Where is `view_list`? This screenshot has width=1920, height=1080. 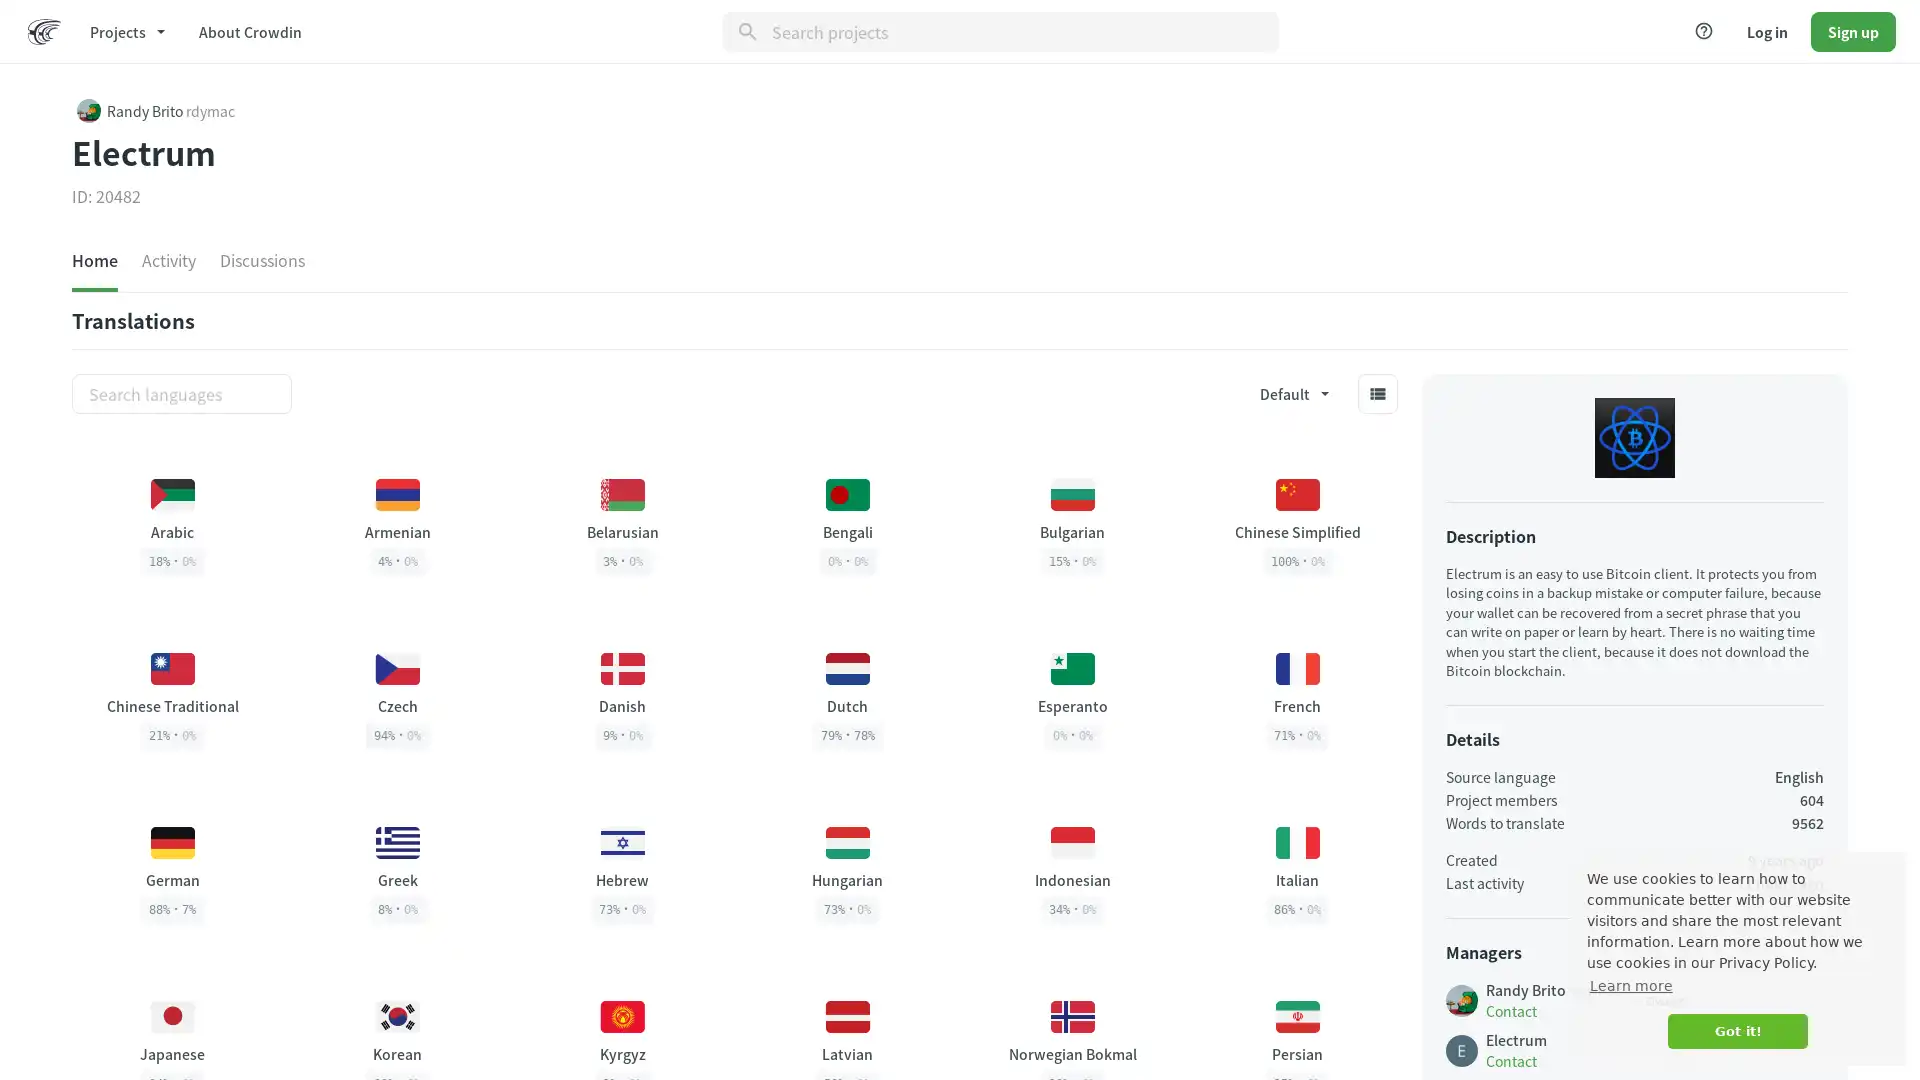
view_list is located at coordinates (1376, 393).